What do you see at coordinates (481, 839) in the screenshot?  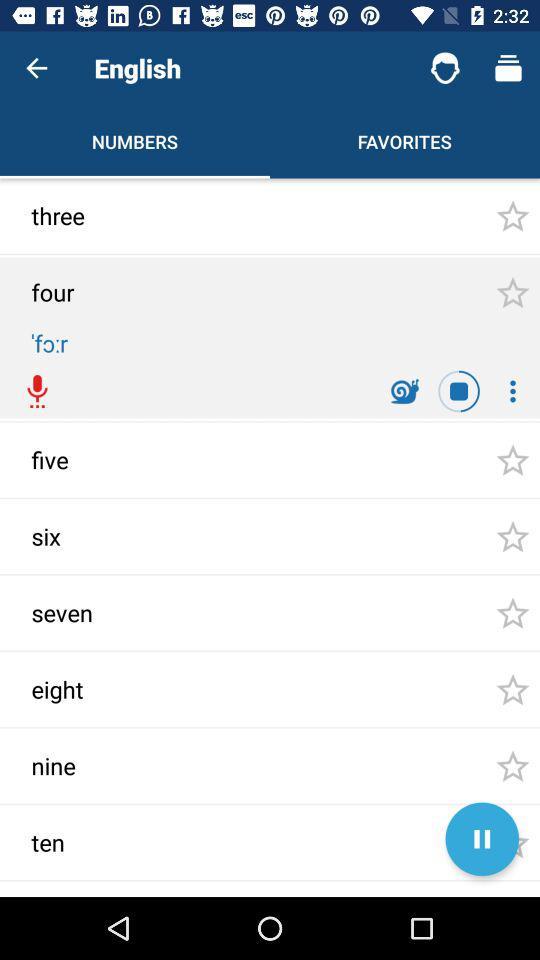 I see `the pause icon` at bounding box center [481, 839].